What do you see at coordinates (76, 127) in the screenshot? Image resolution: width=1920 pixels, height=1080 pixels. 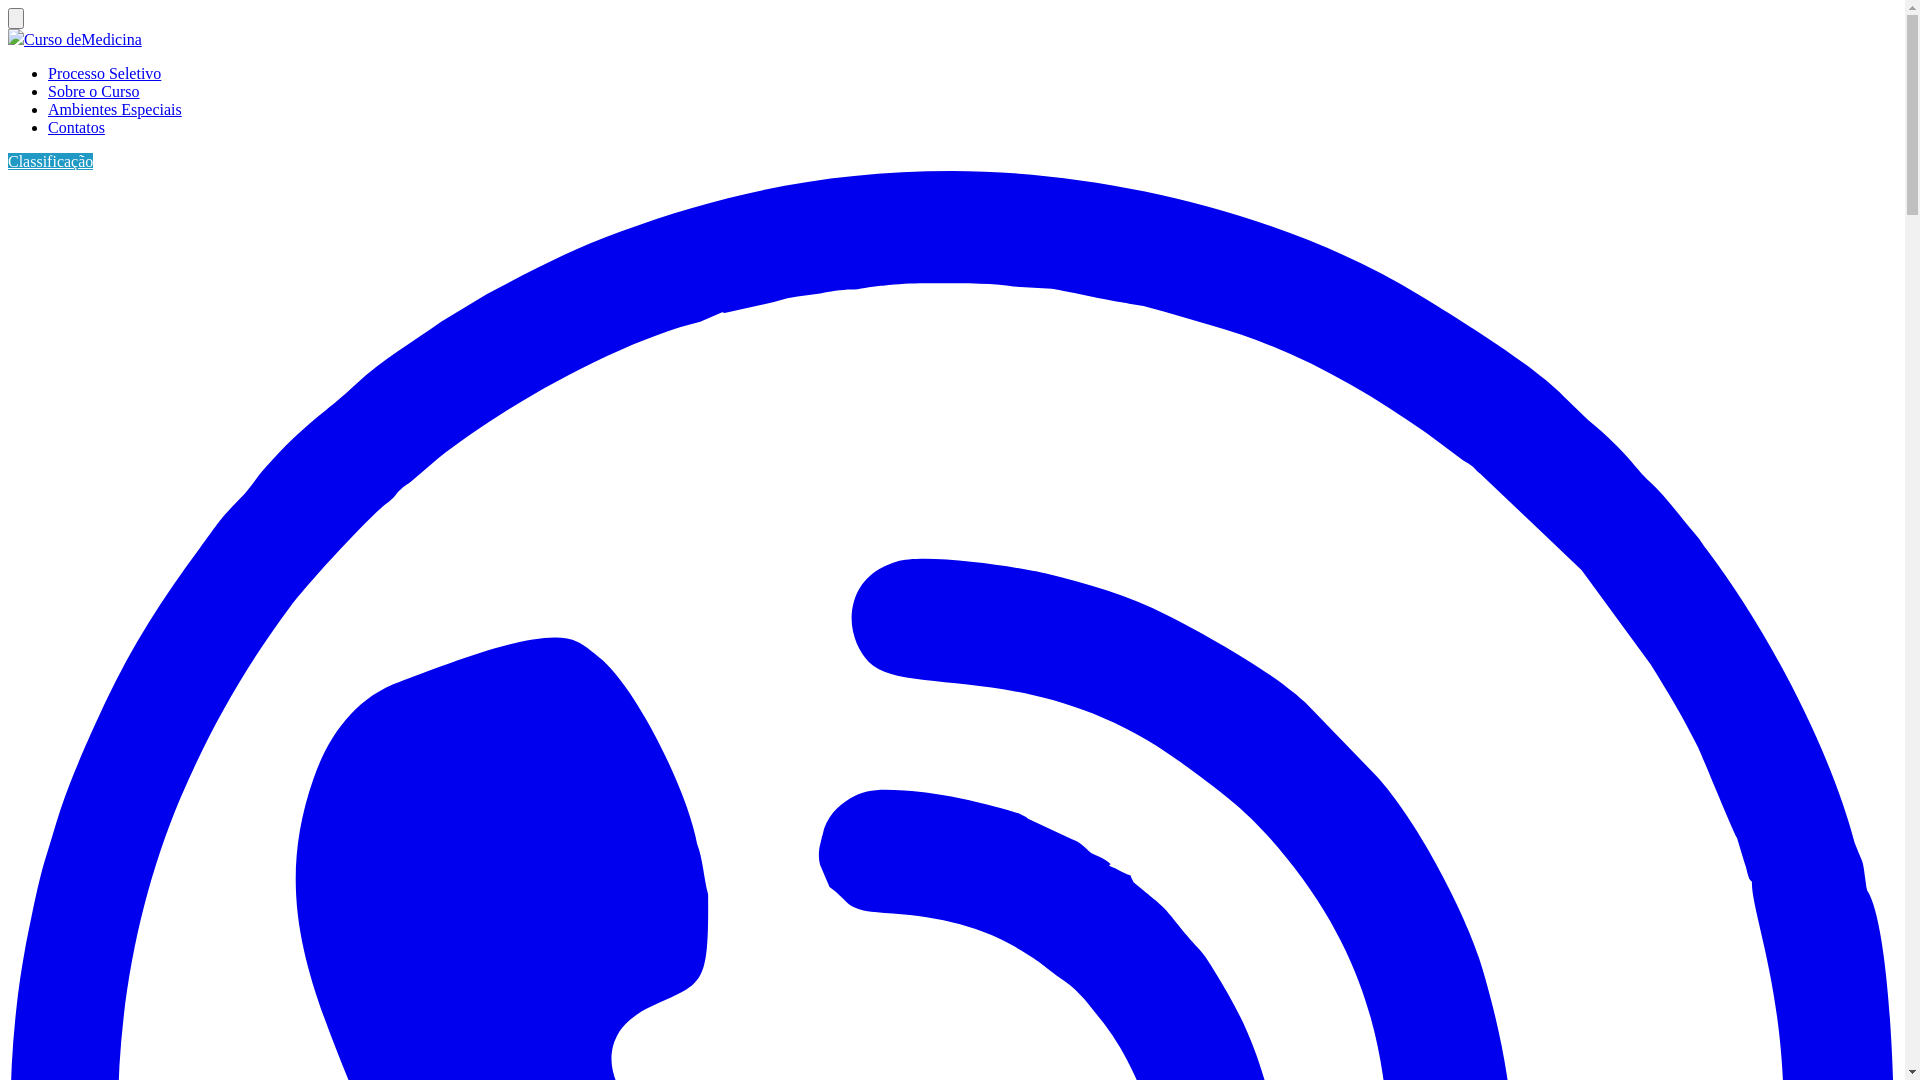 I see `'Contatos'` at bounding box center [76, 127].